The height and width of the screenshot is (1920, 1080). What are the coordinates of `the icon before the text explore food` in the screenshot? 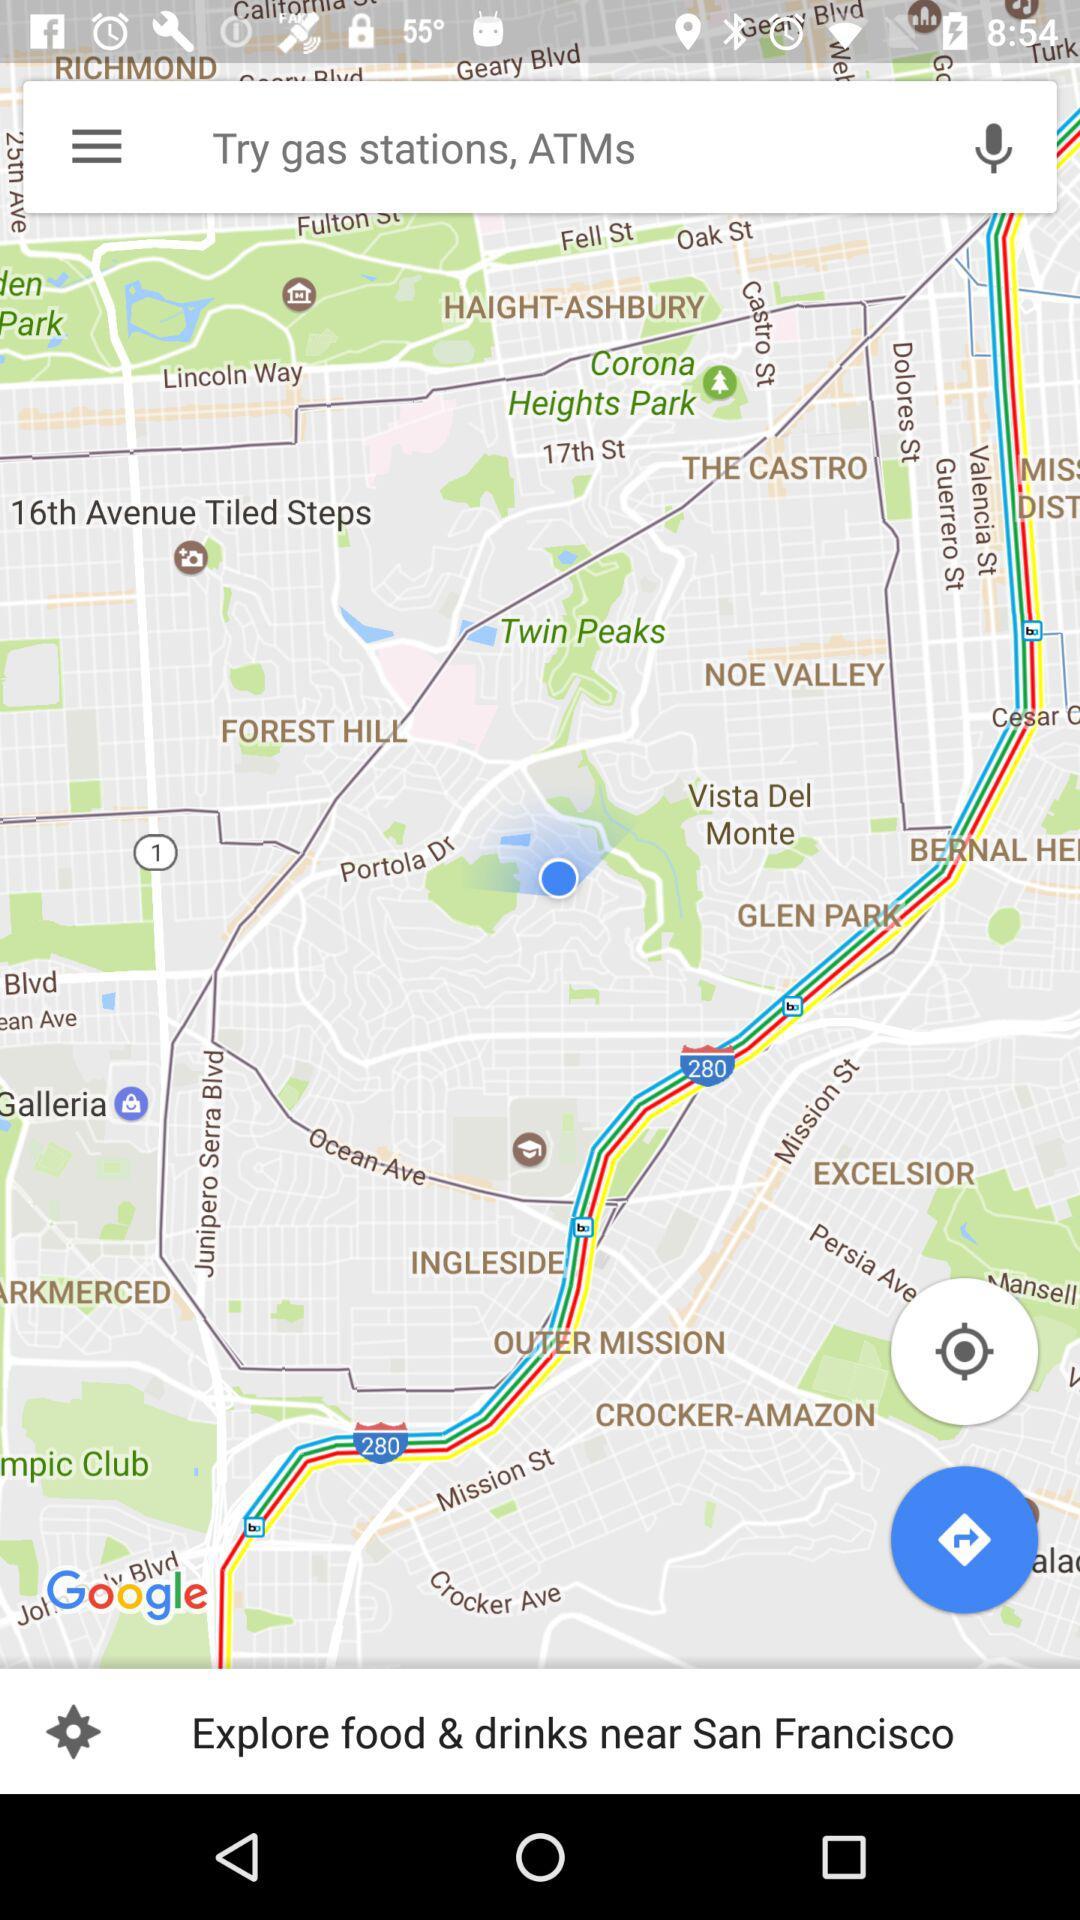 It's located at (72, 1730).